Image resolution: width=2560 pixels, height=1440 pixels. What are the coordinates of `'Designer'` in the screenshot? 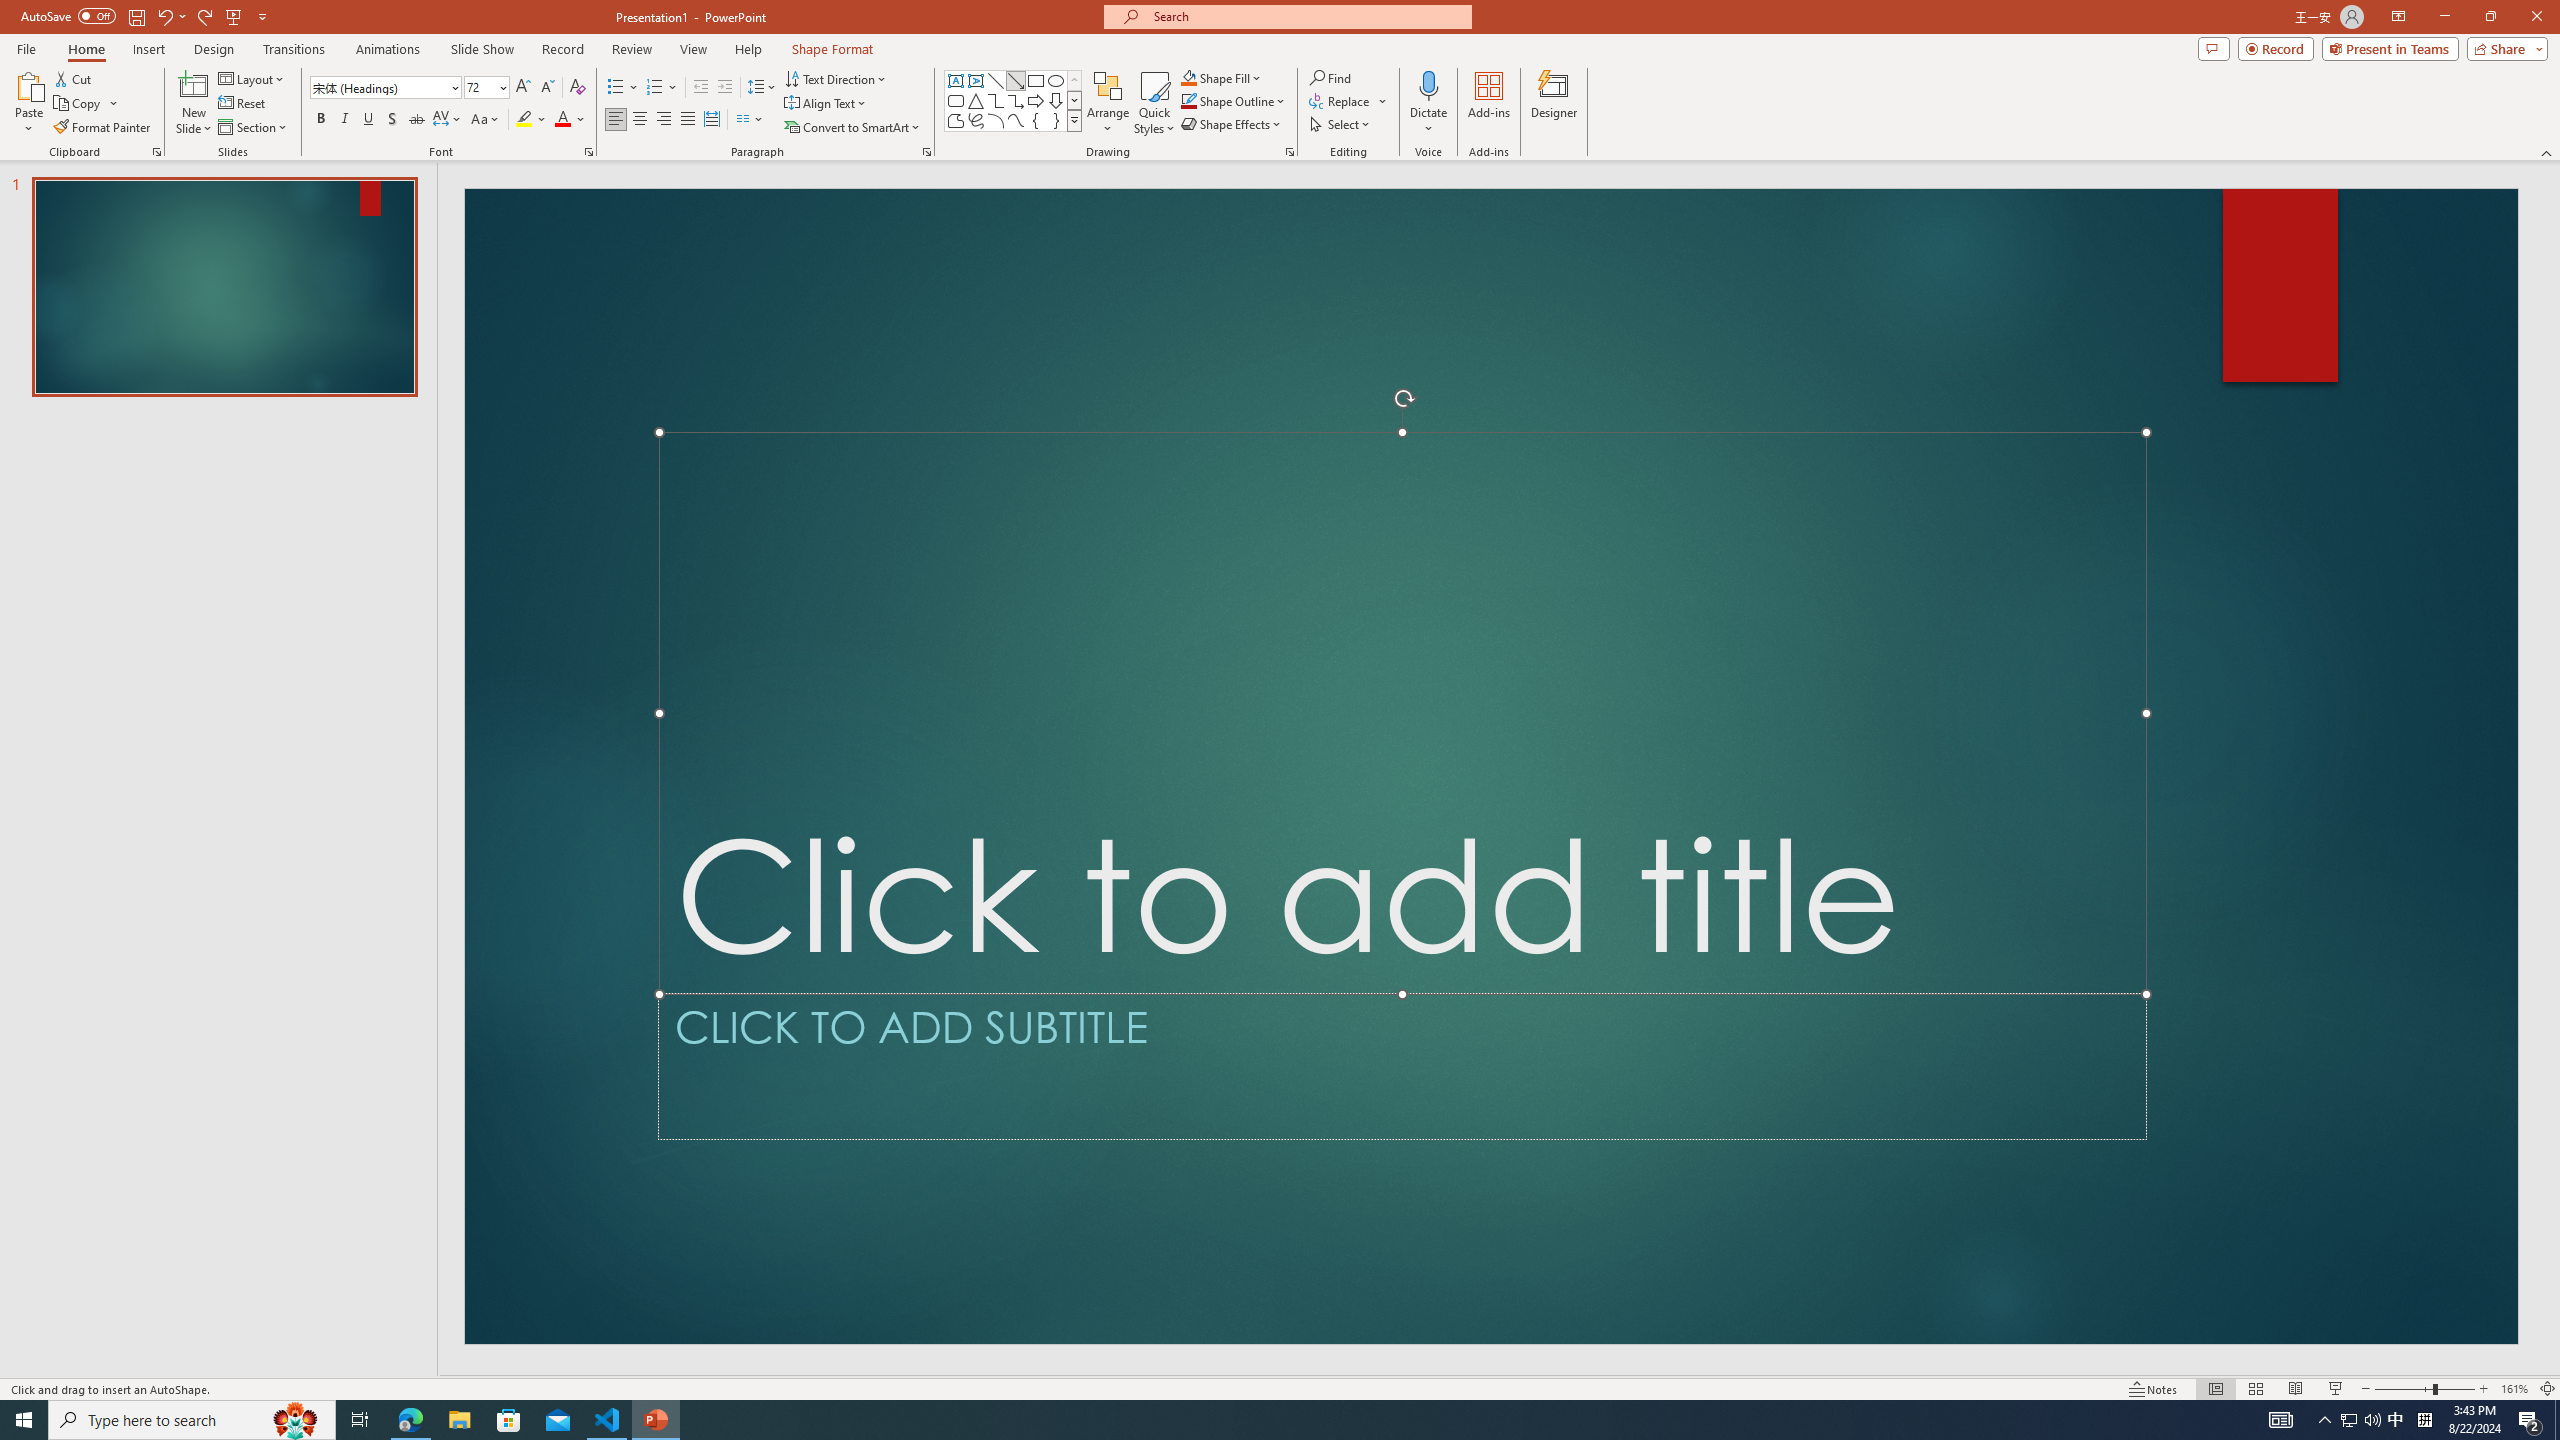 It's located at (1553, 103).